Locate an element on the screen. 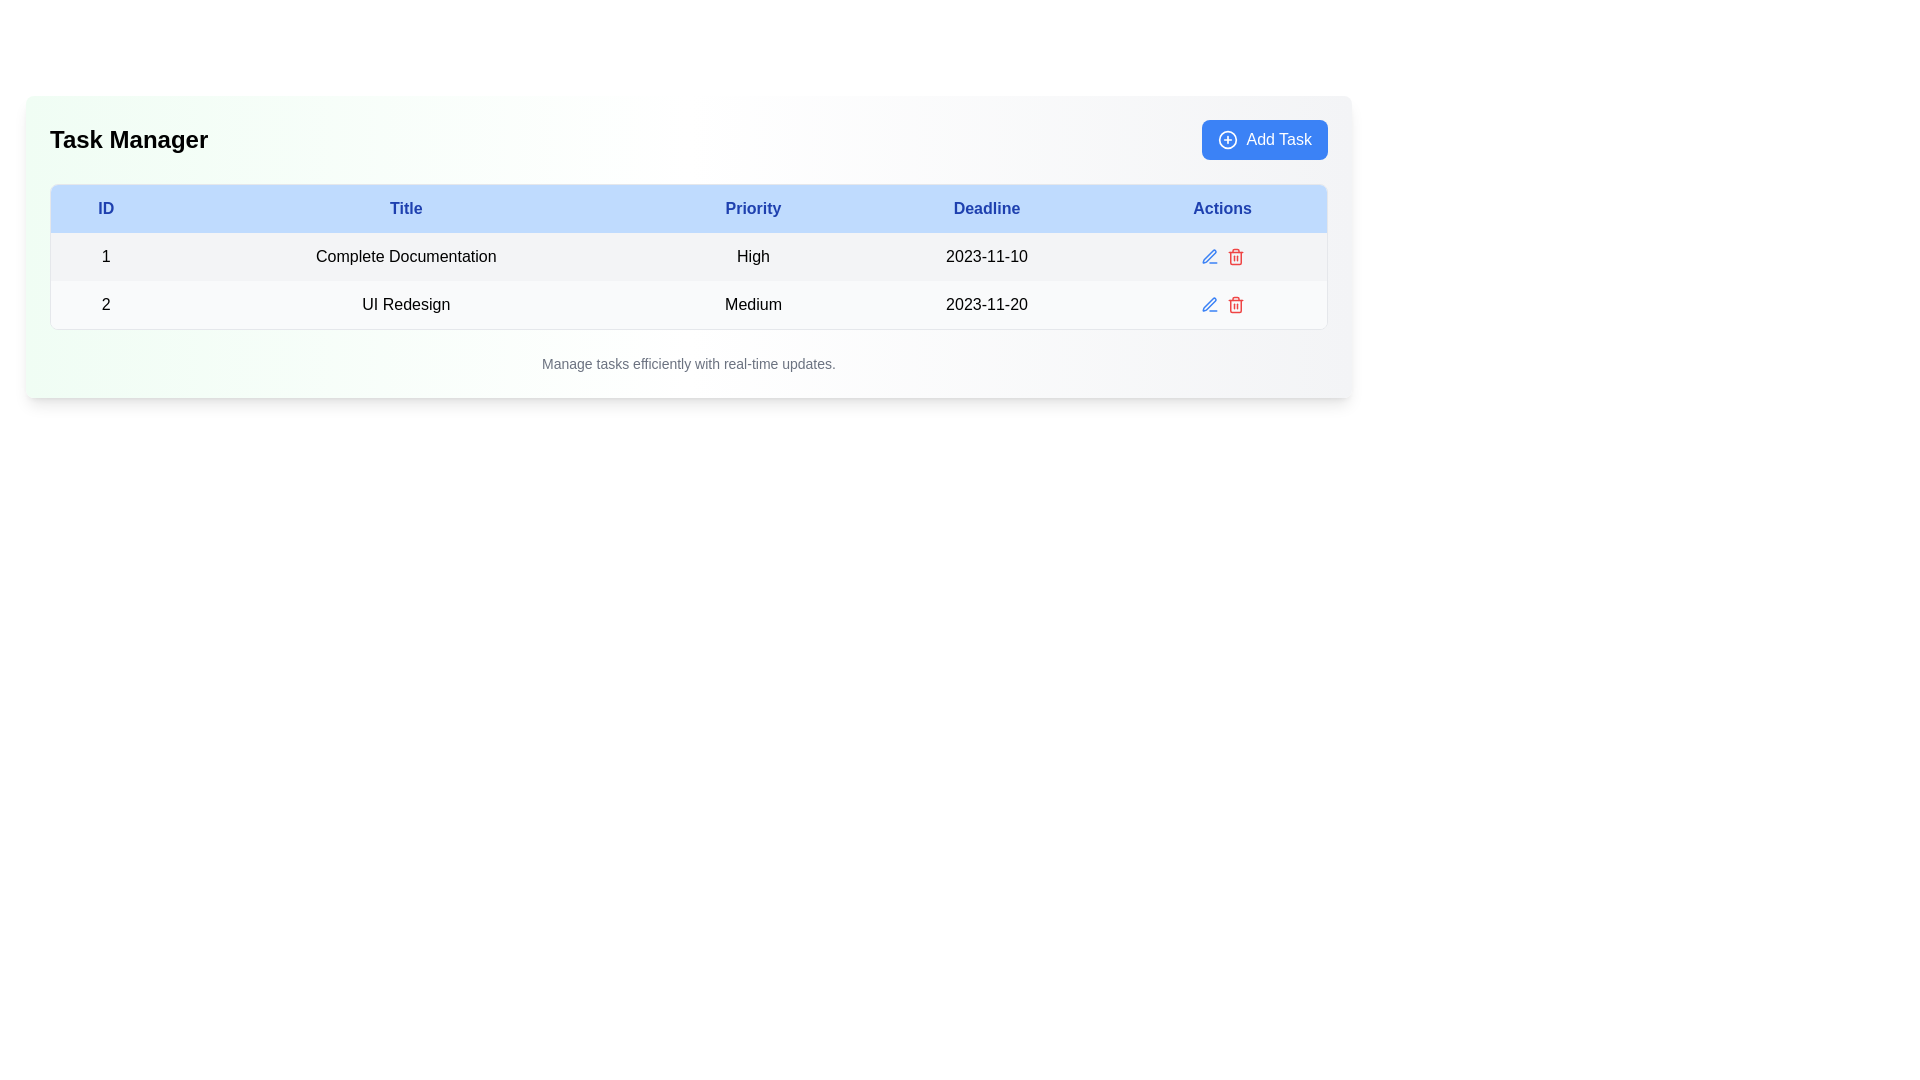 This screenshot has height=1080, width=1920. the static text element that serves as an identifier for the table row, located in the first cell of the second row, directly below the numeral '1' from the first row and preceding the text 'UI Redesign' is located at coordinates (105, 304).